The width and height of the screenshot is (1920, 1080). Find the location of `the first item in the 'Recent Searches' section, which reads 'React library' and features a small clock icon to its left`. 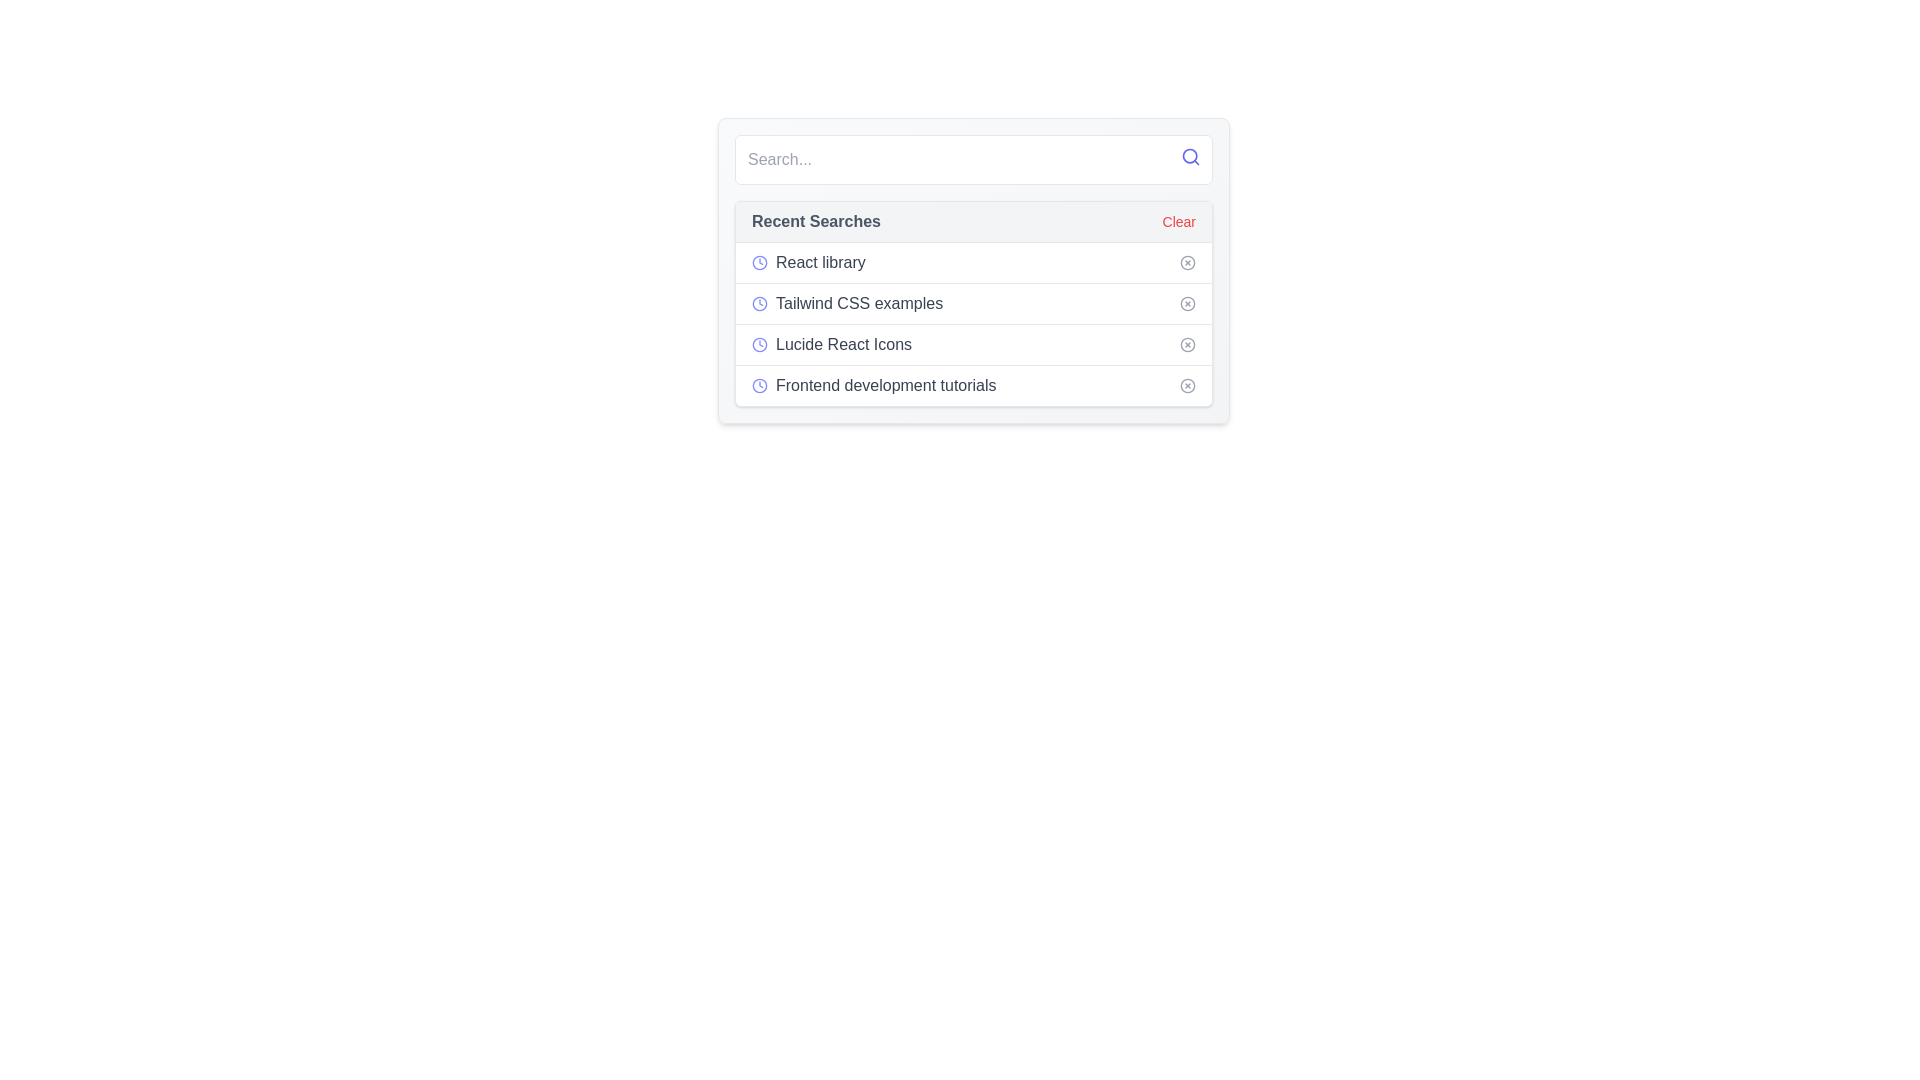

the first item in the 'Recent Searches' section, which reads 'React library' and features a small clock icon to its left is located at coordinates (808, 261).